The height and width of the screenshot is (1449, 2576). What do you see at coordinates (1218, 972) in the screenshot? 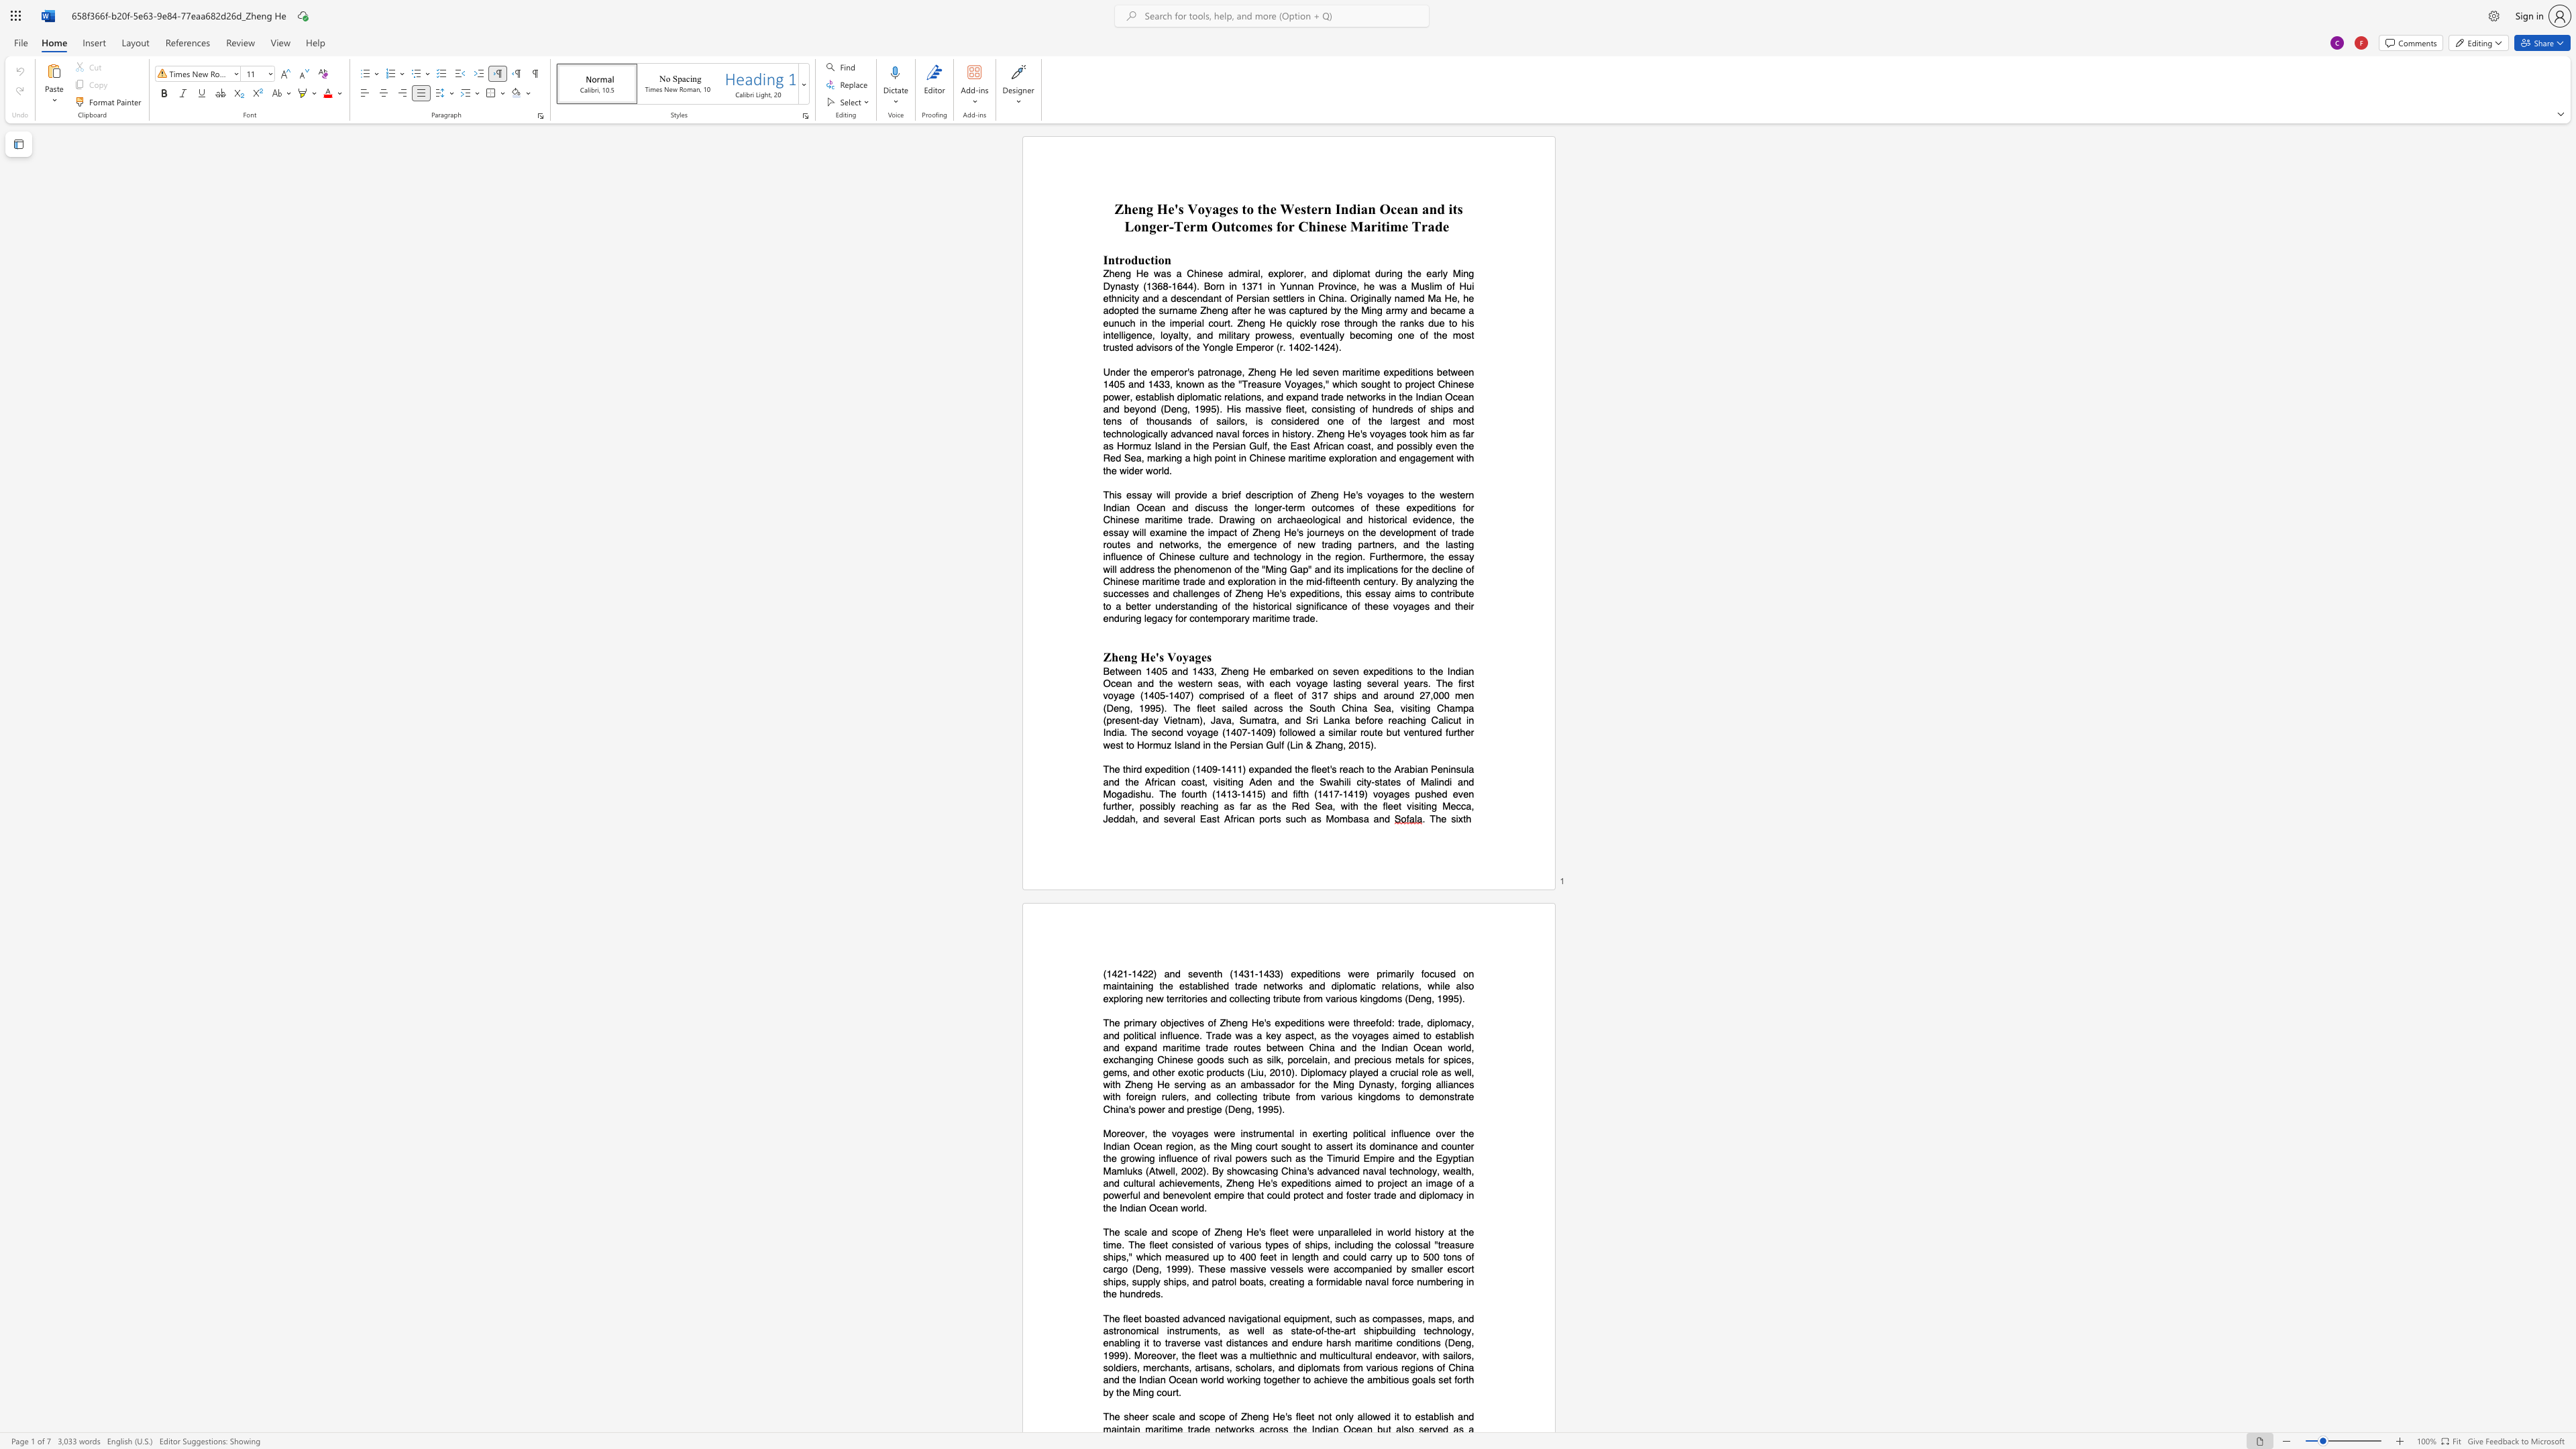
I see `the space between the continuous character "t" and "h" in the text` at bounding box center [1218, 972].